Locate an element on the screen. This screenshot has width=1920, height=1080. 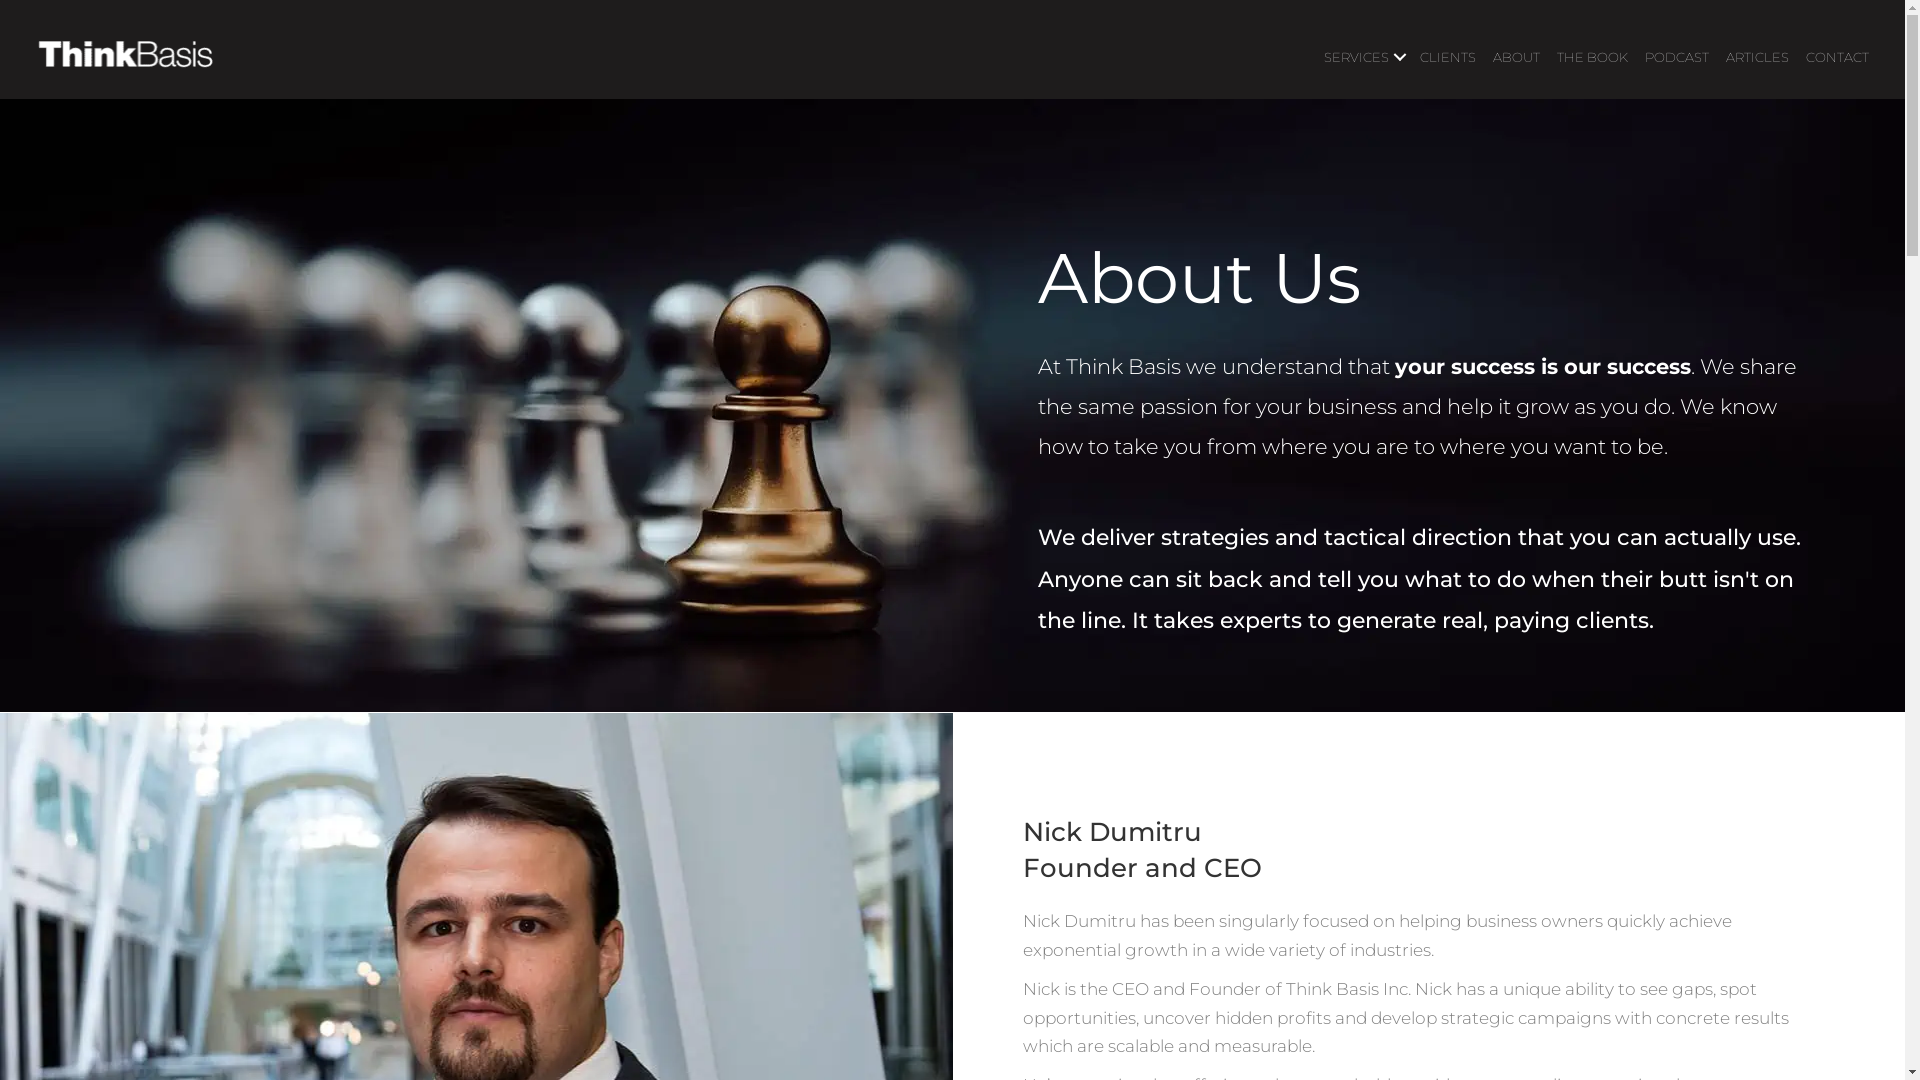
'THE BOOK' is located at coordinates (1548, 56).